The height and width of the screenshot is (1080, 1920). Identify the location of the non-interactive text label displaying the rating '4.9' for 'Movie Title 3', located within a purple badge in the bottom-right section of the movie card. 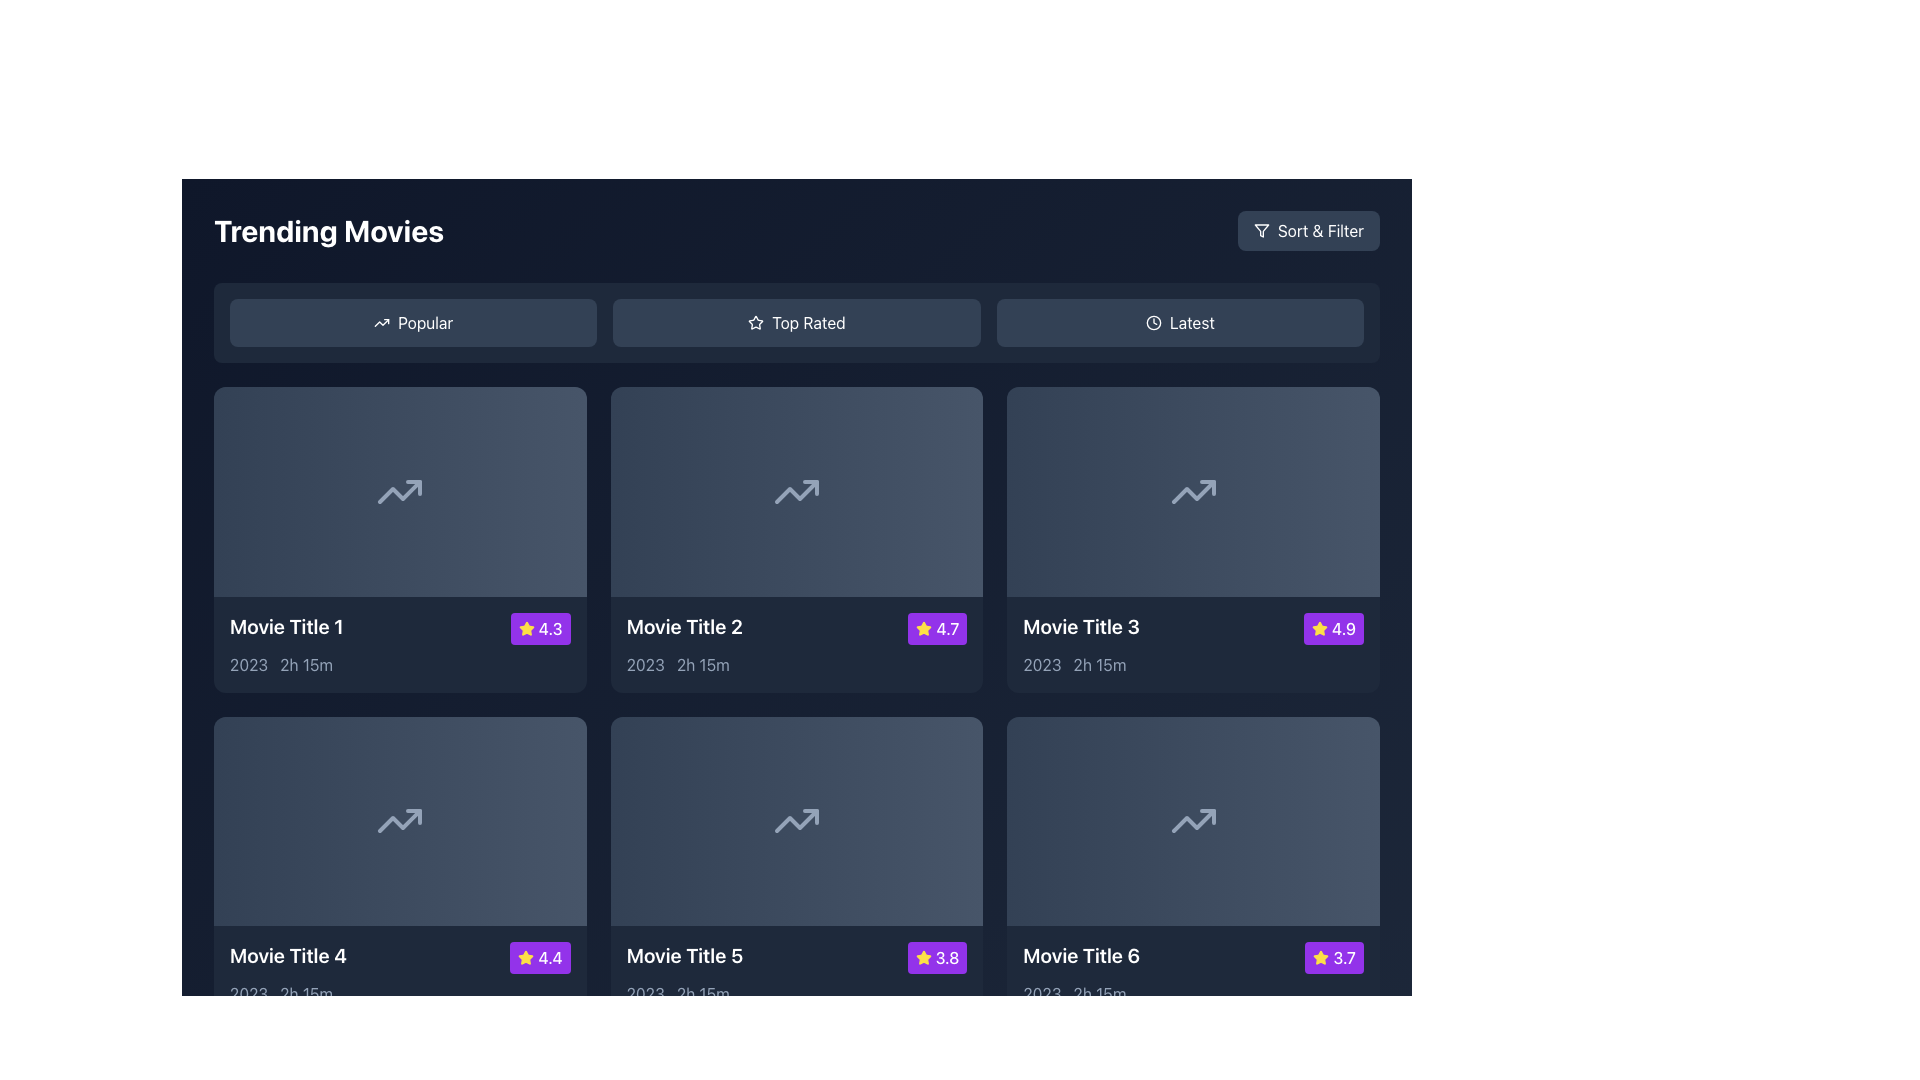
(1344, 627).